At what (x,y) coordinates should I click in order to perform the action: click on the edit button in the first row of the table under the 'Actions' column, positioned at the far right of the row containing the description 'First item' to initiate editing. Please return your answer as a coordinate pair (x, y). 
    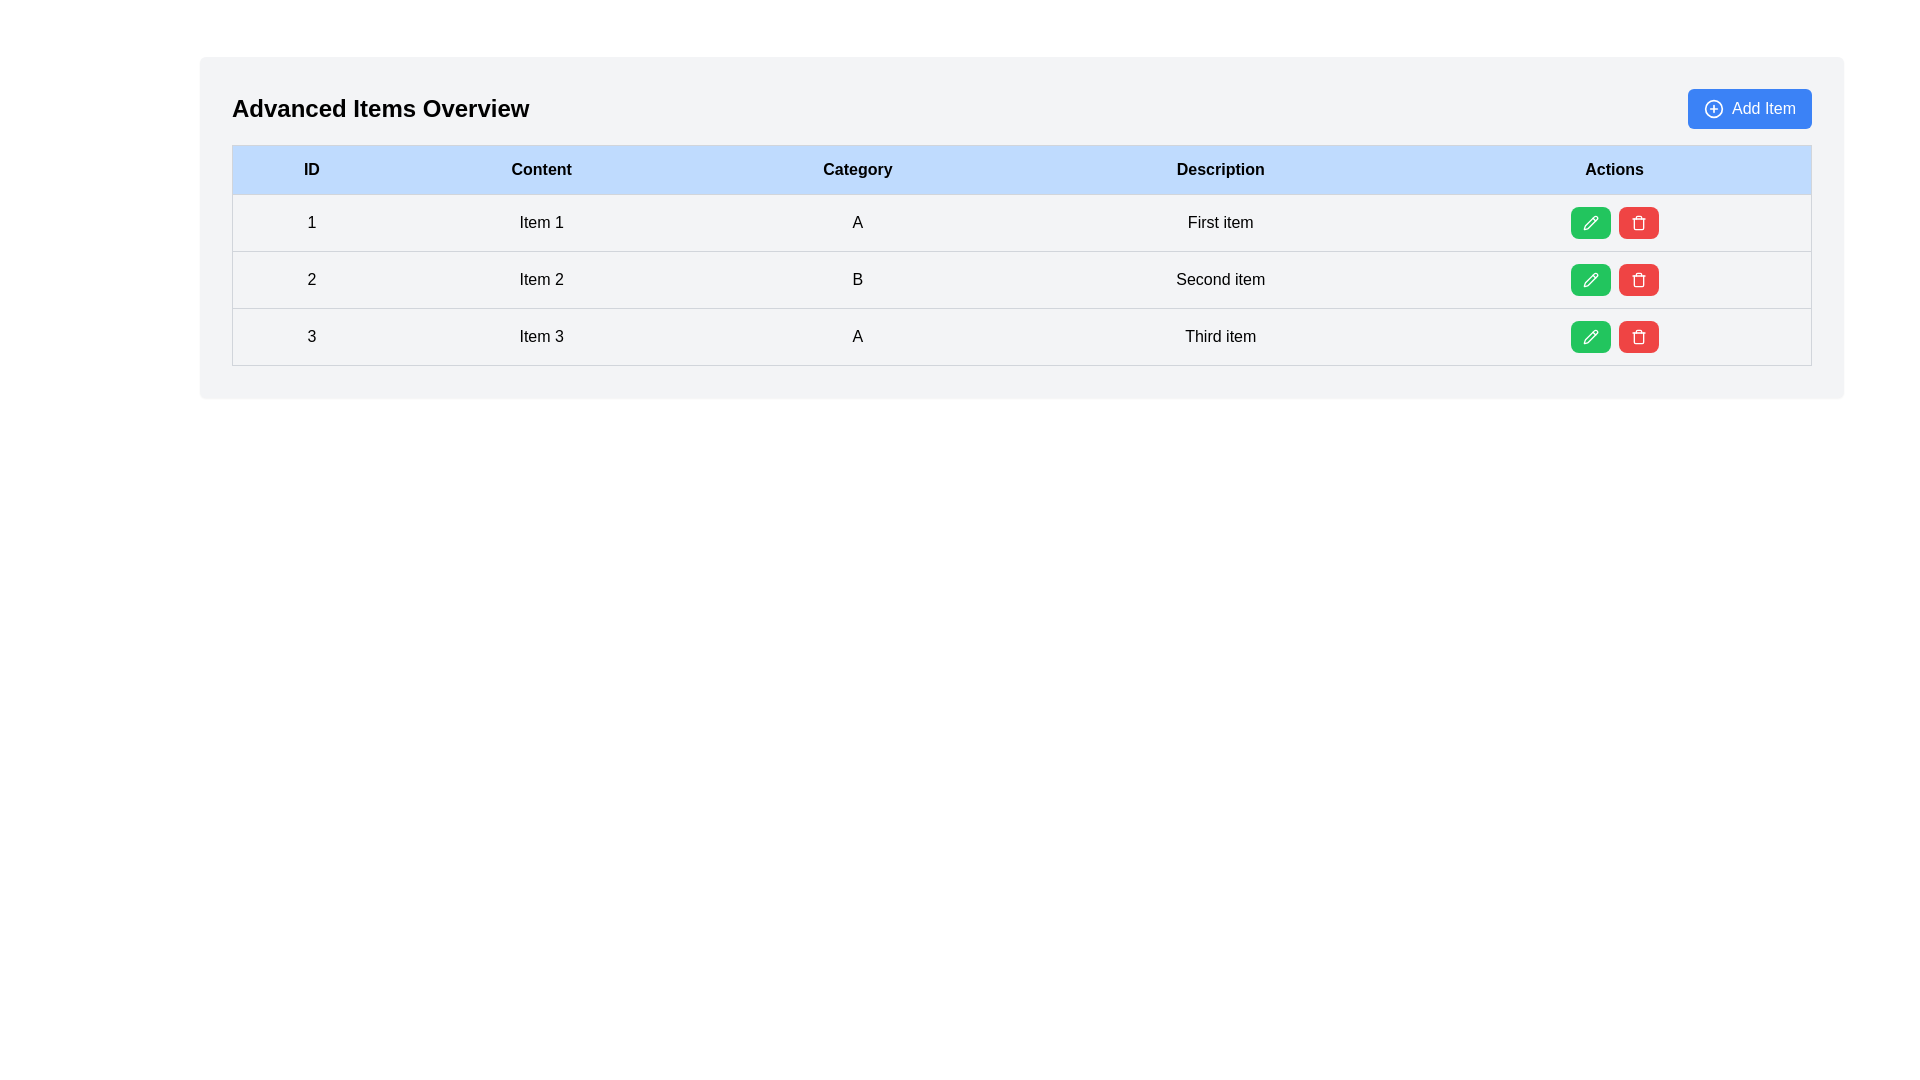
    Looking at the image, I should click on (1614, 223).